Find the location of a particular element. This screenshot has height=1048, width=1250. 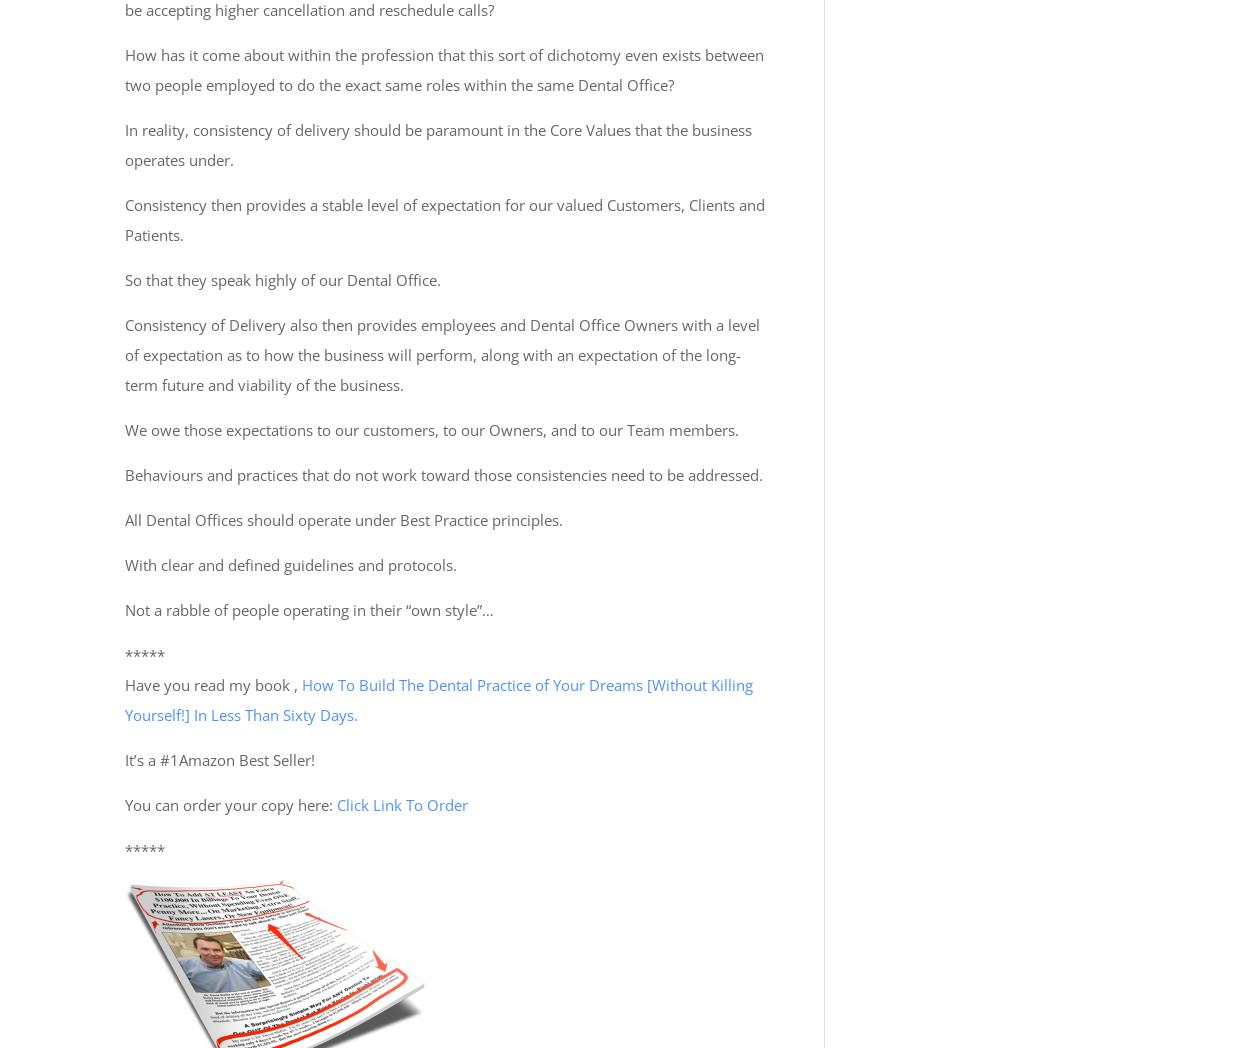

'Behaviours and practices that do not work toward those consistencies need to be addressed.' is located at coordinates (125, 473).